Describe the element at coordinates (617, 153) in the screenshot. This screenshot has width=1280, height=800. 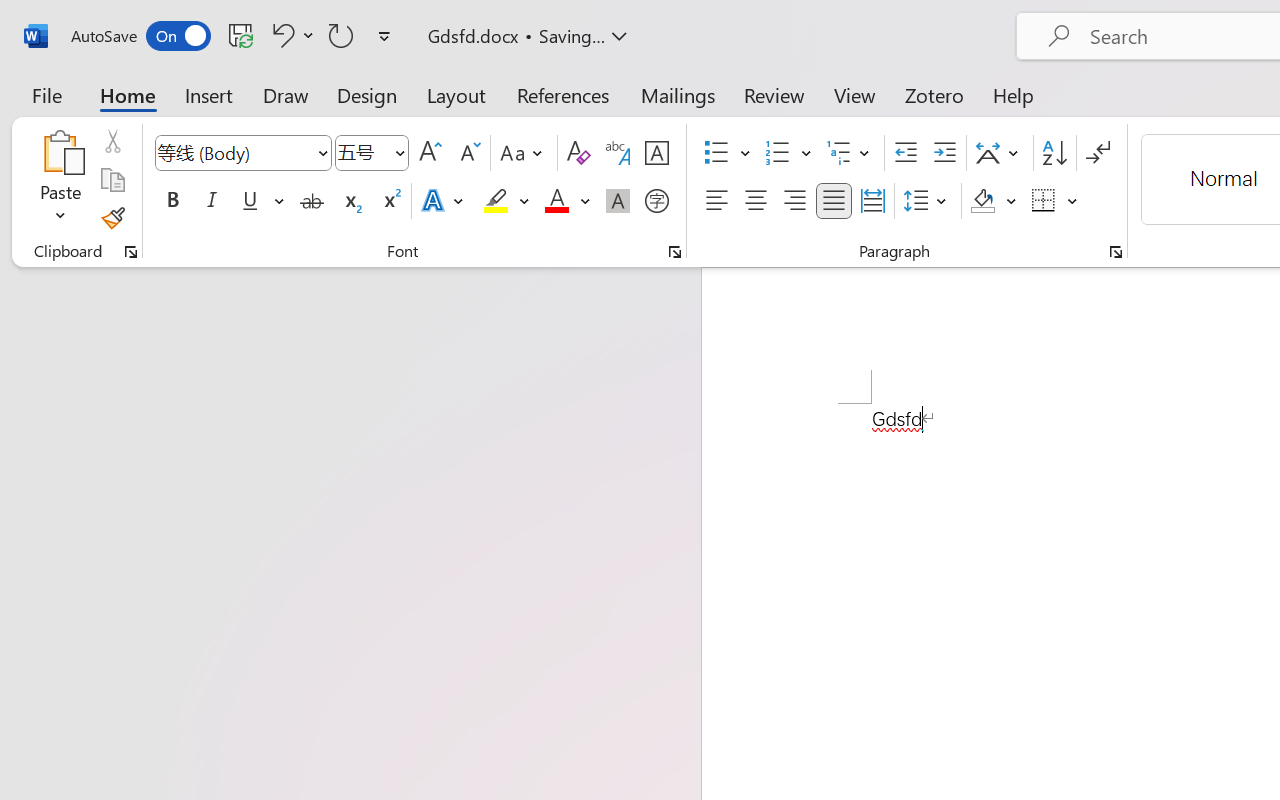
I see `'Phonetic Guide...'` at that location.